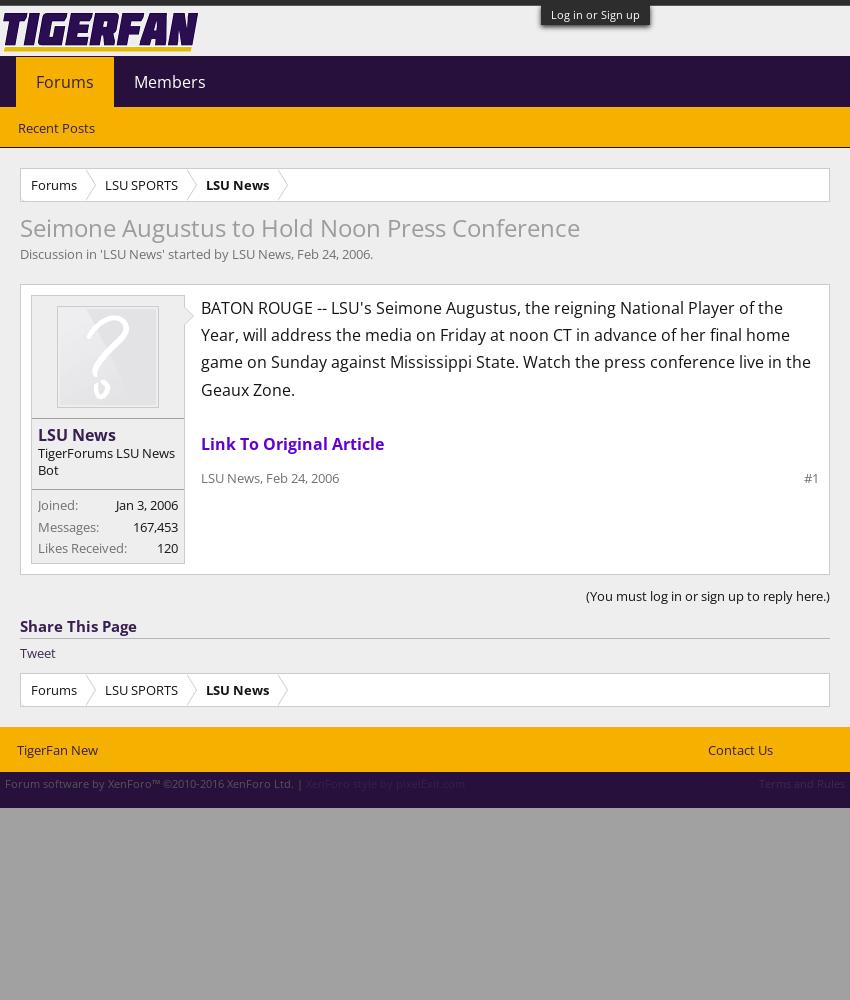  Describe the element at coordinates (167, 548) in the screenshot. I see `'120'` at that location.